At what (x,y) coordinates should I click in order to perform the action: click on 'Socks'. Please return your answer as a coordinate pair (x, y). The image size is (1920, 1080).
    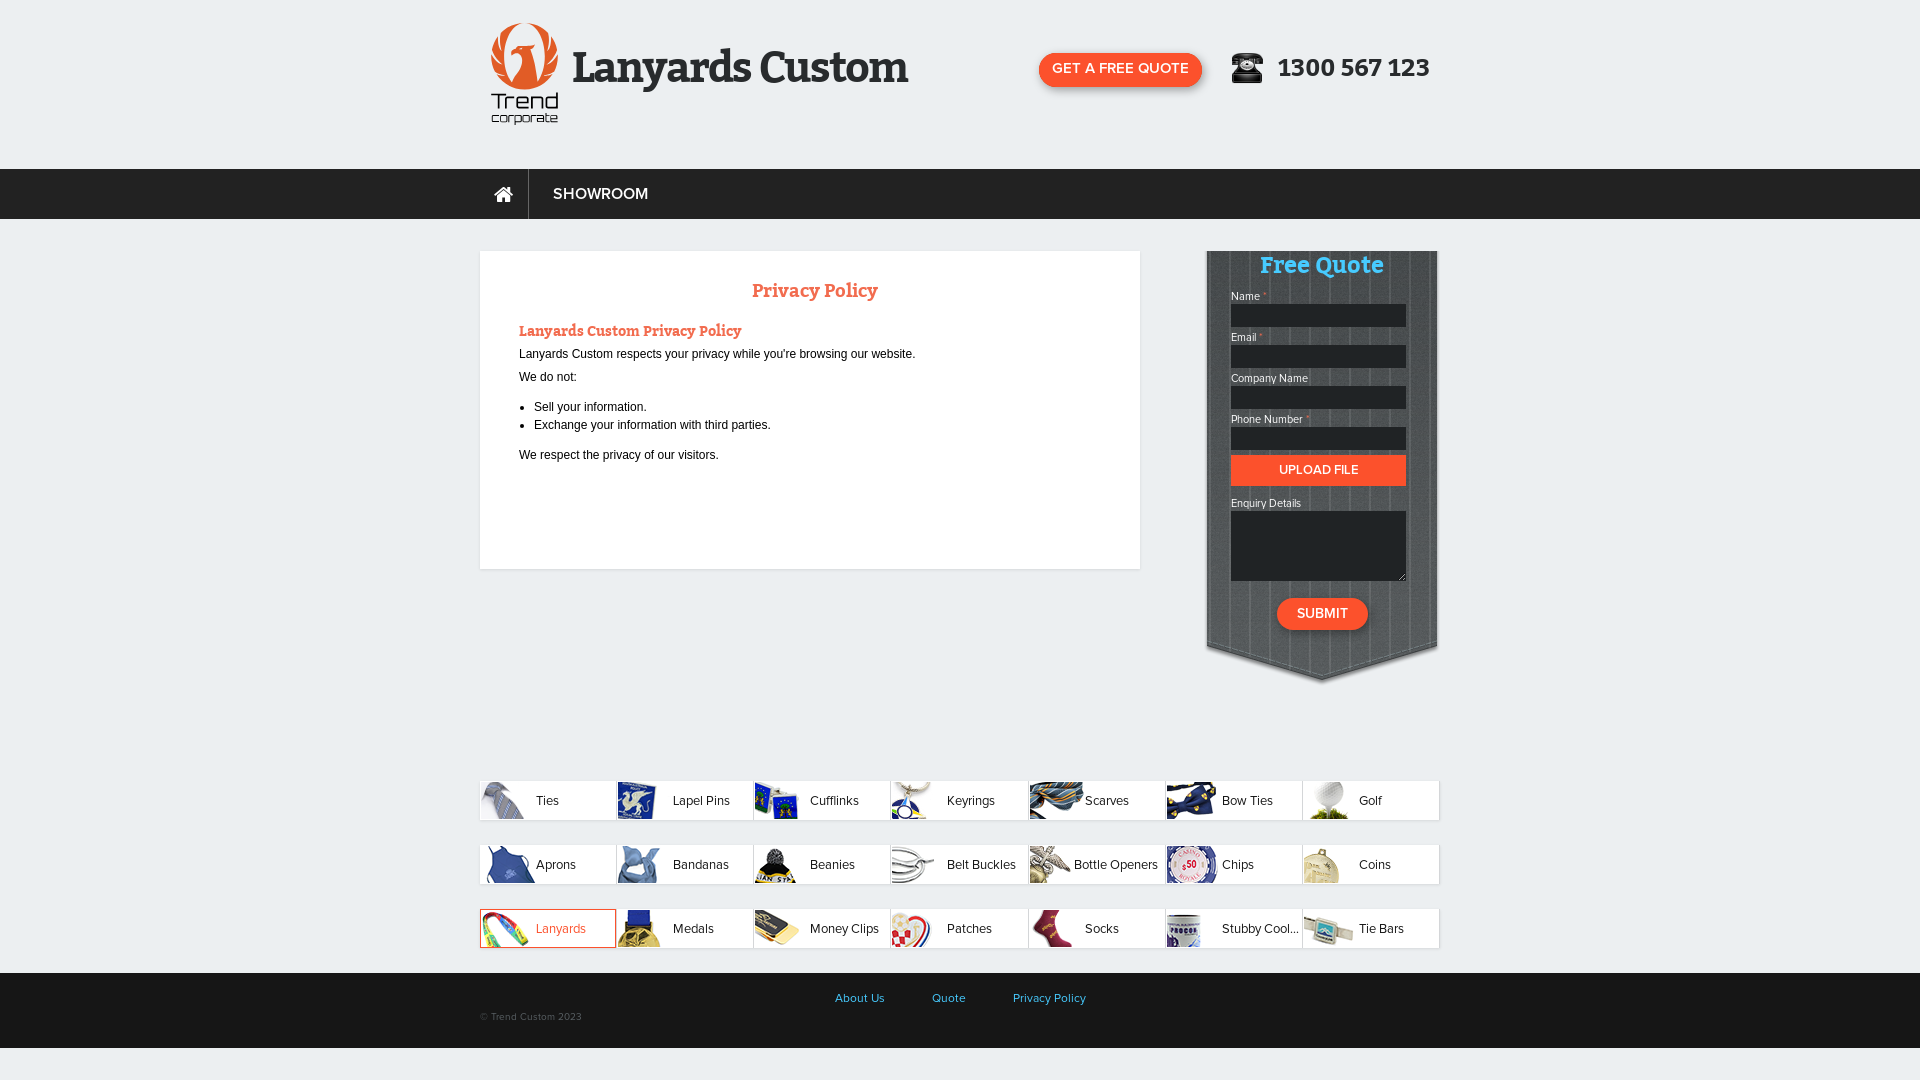
    Looking at the image, I should click on (1096, 928).